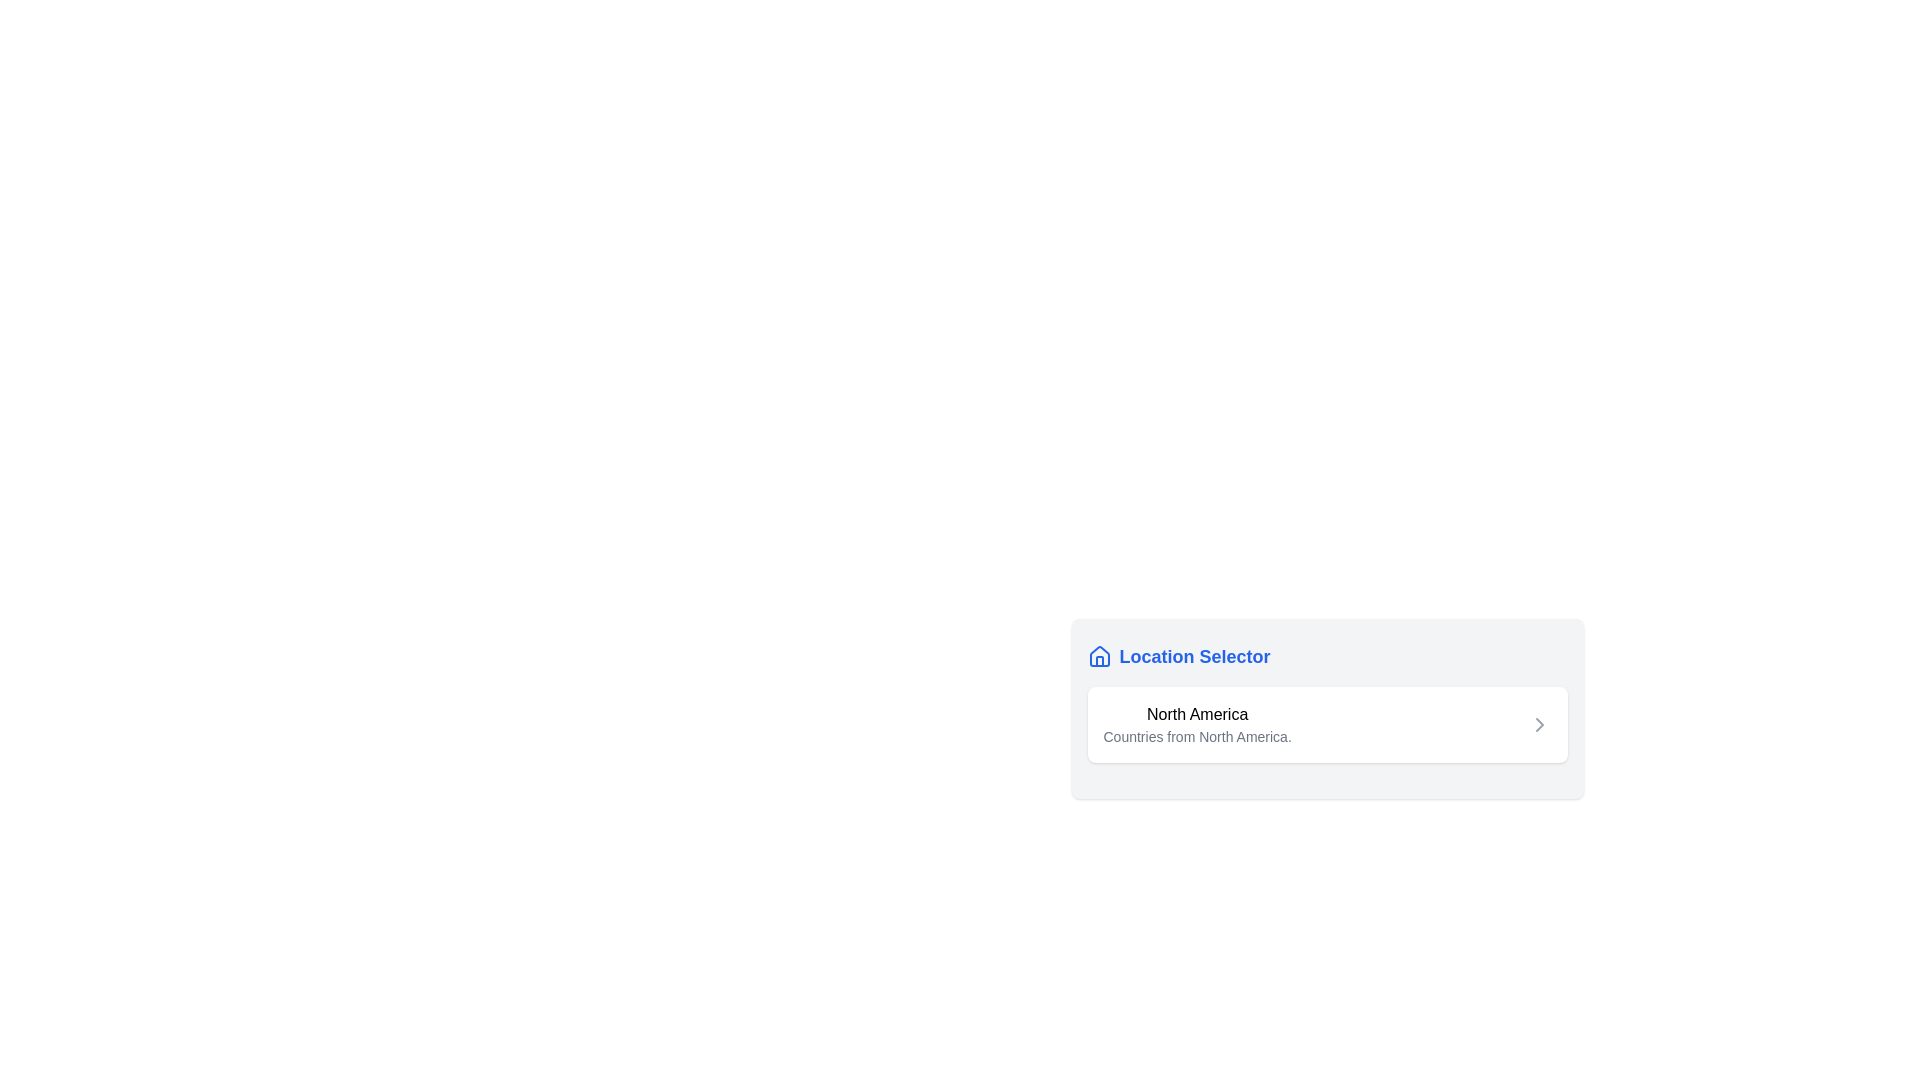 This screenshot has height=1080, width=1920. Describe the element at coordinates (1538, 725) in the screenshot. I see `the rightward-pointing chevron icon located inside the 'North America' section` at that location.